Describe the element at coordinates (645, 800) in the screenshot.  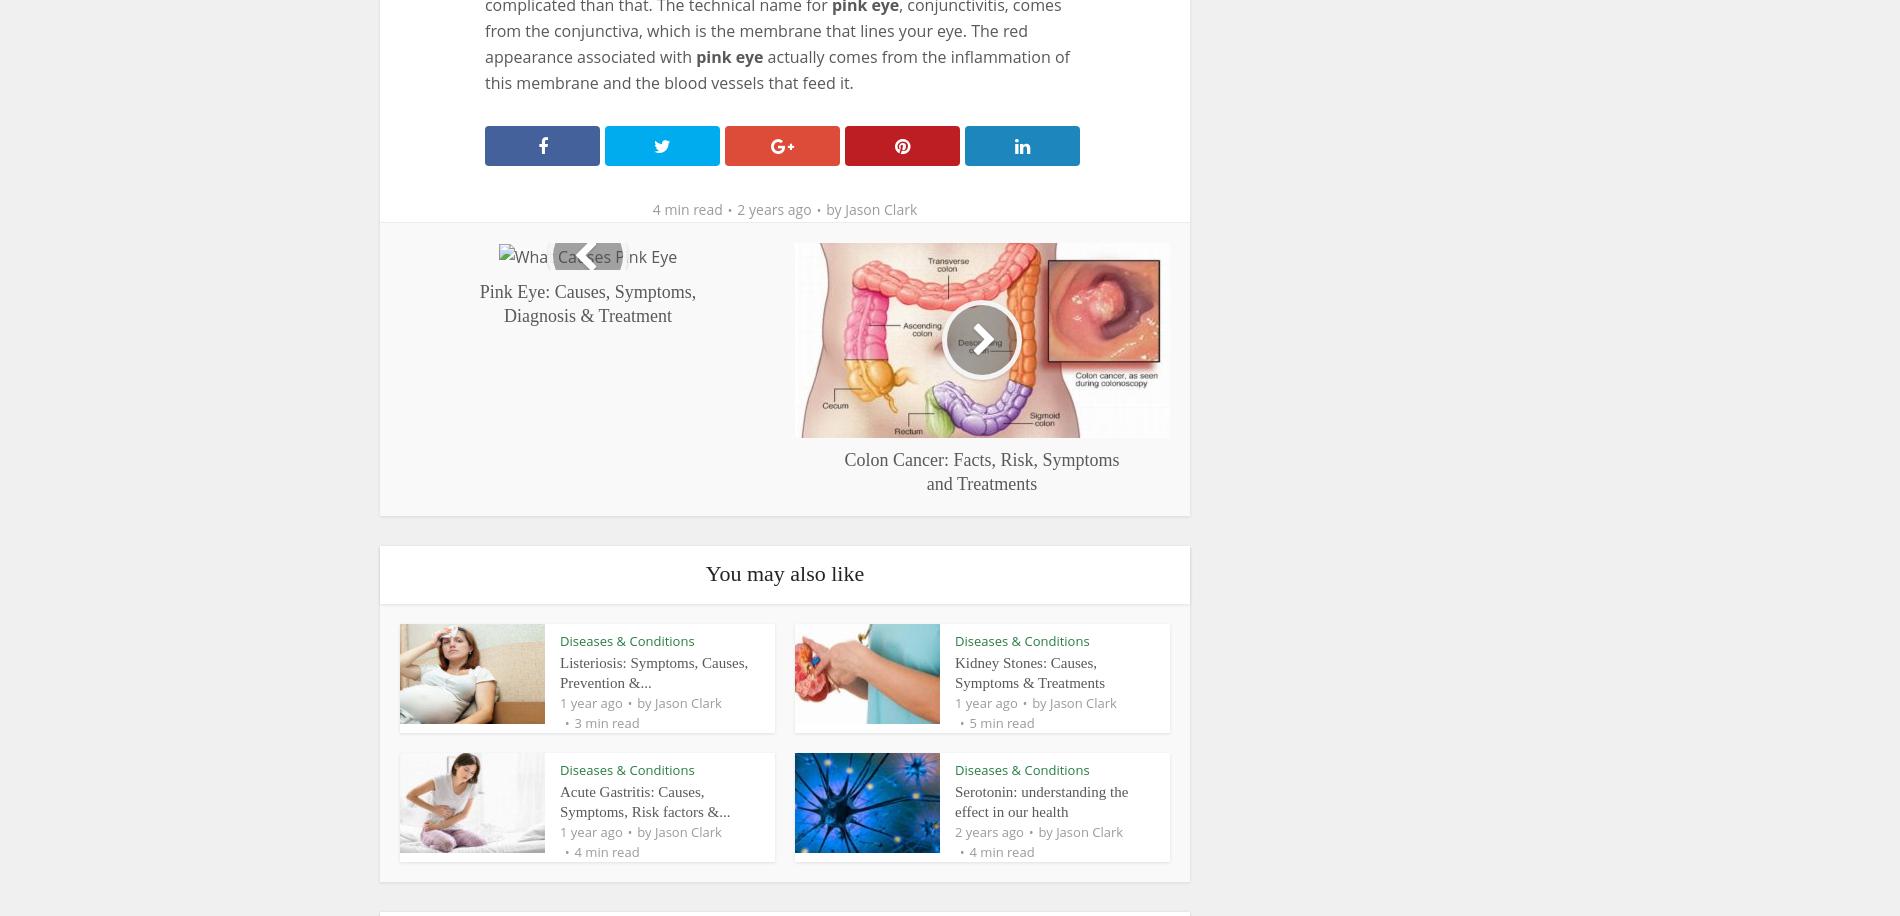
I see `'Acute Gastritis: Causes, Symptoms, Risk factors &...'` at that location.